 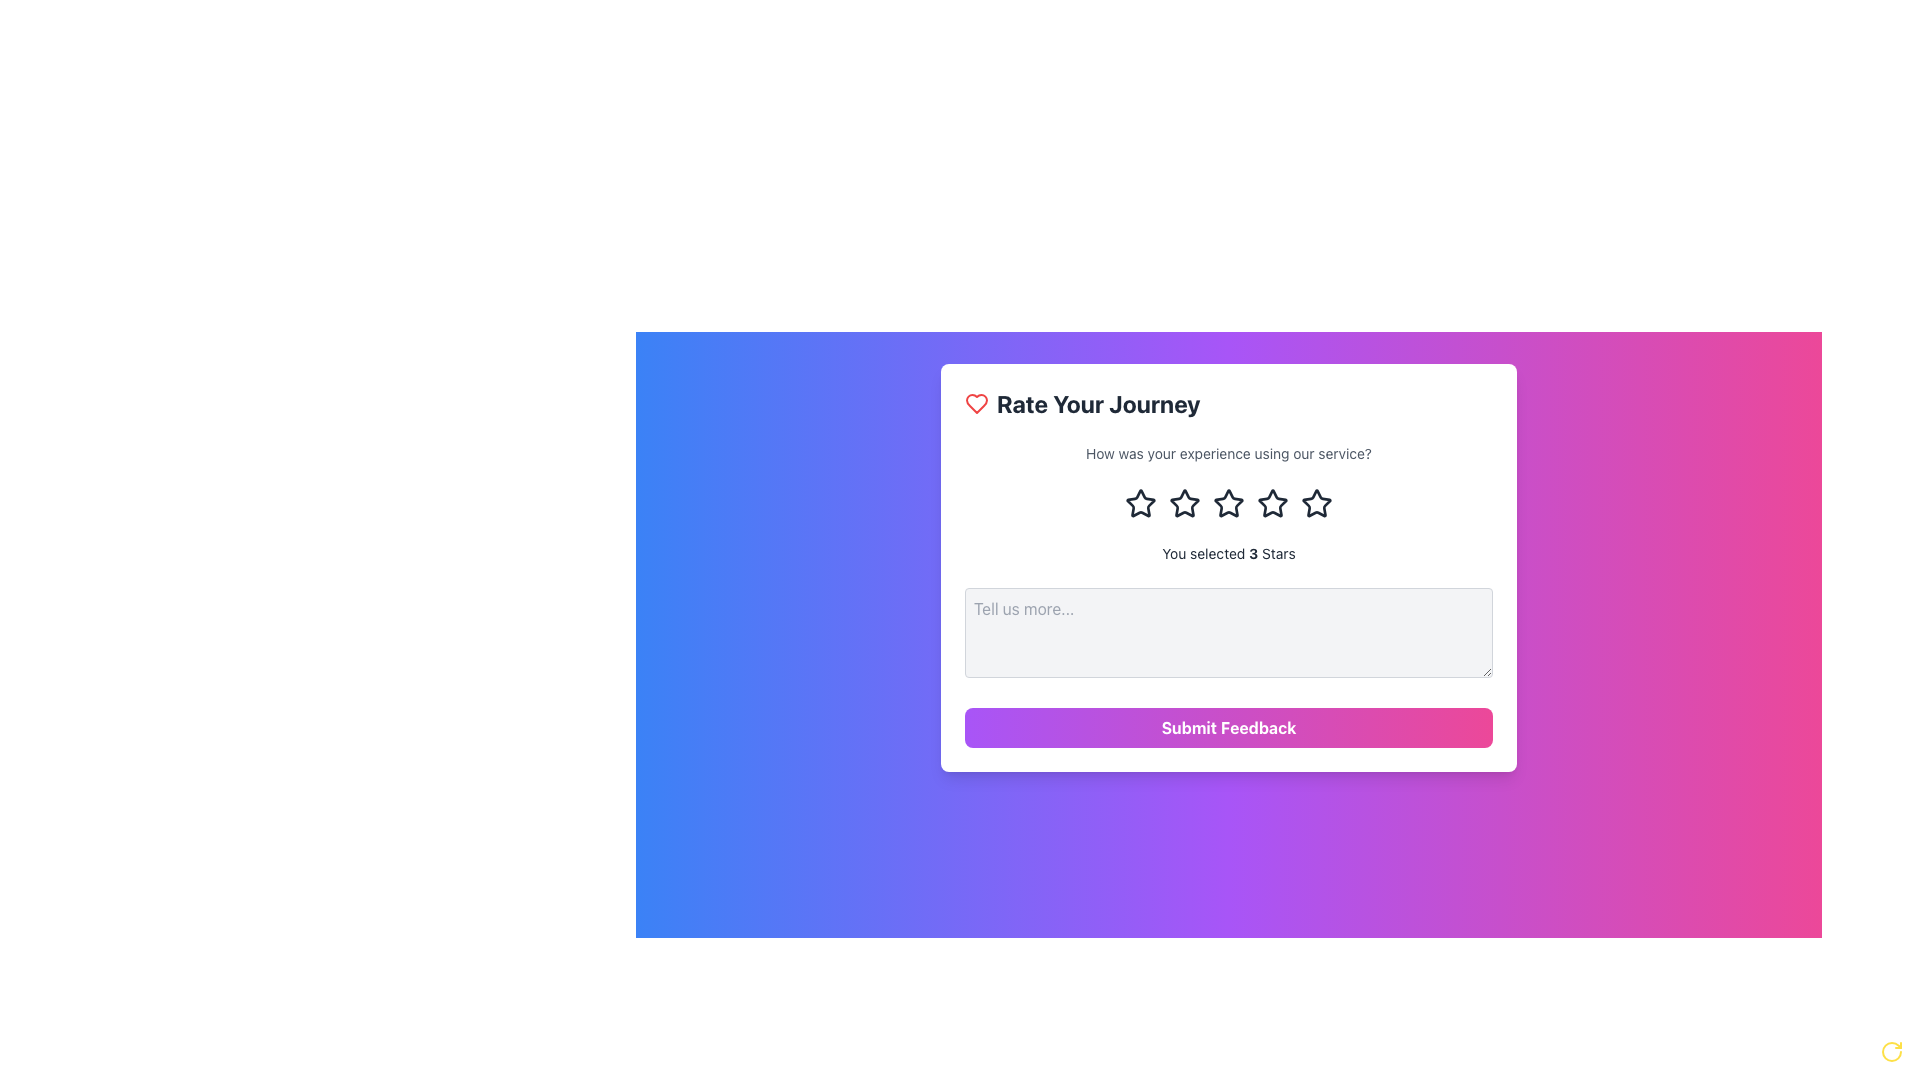 I want to click on the third star in the row of five in the rating interface, so click(x=1271, y=502).